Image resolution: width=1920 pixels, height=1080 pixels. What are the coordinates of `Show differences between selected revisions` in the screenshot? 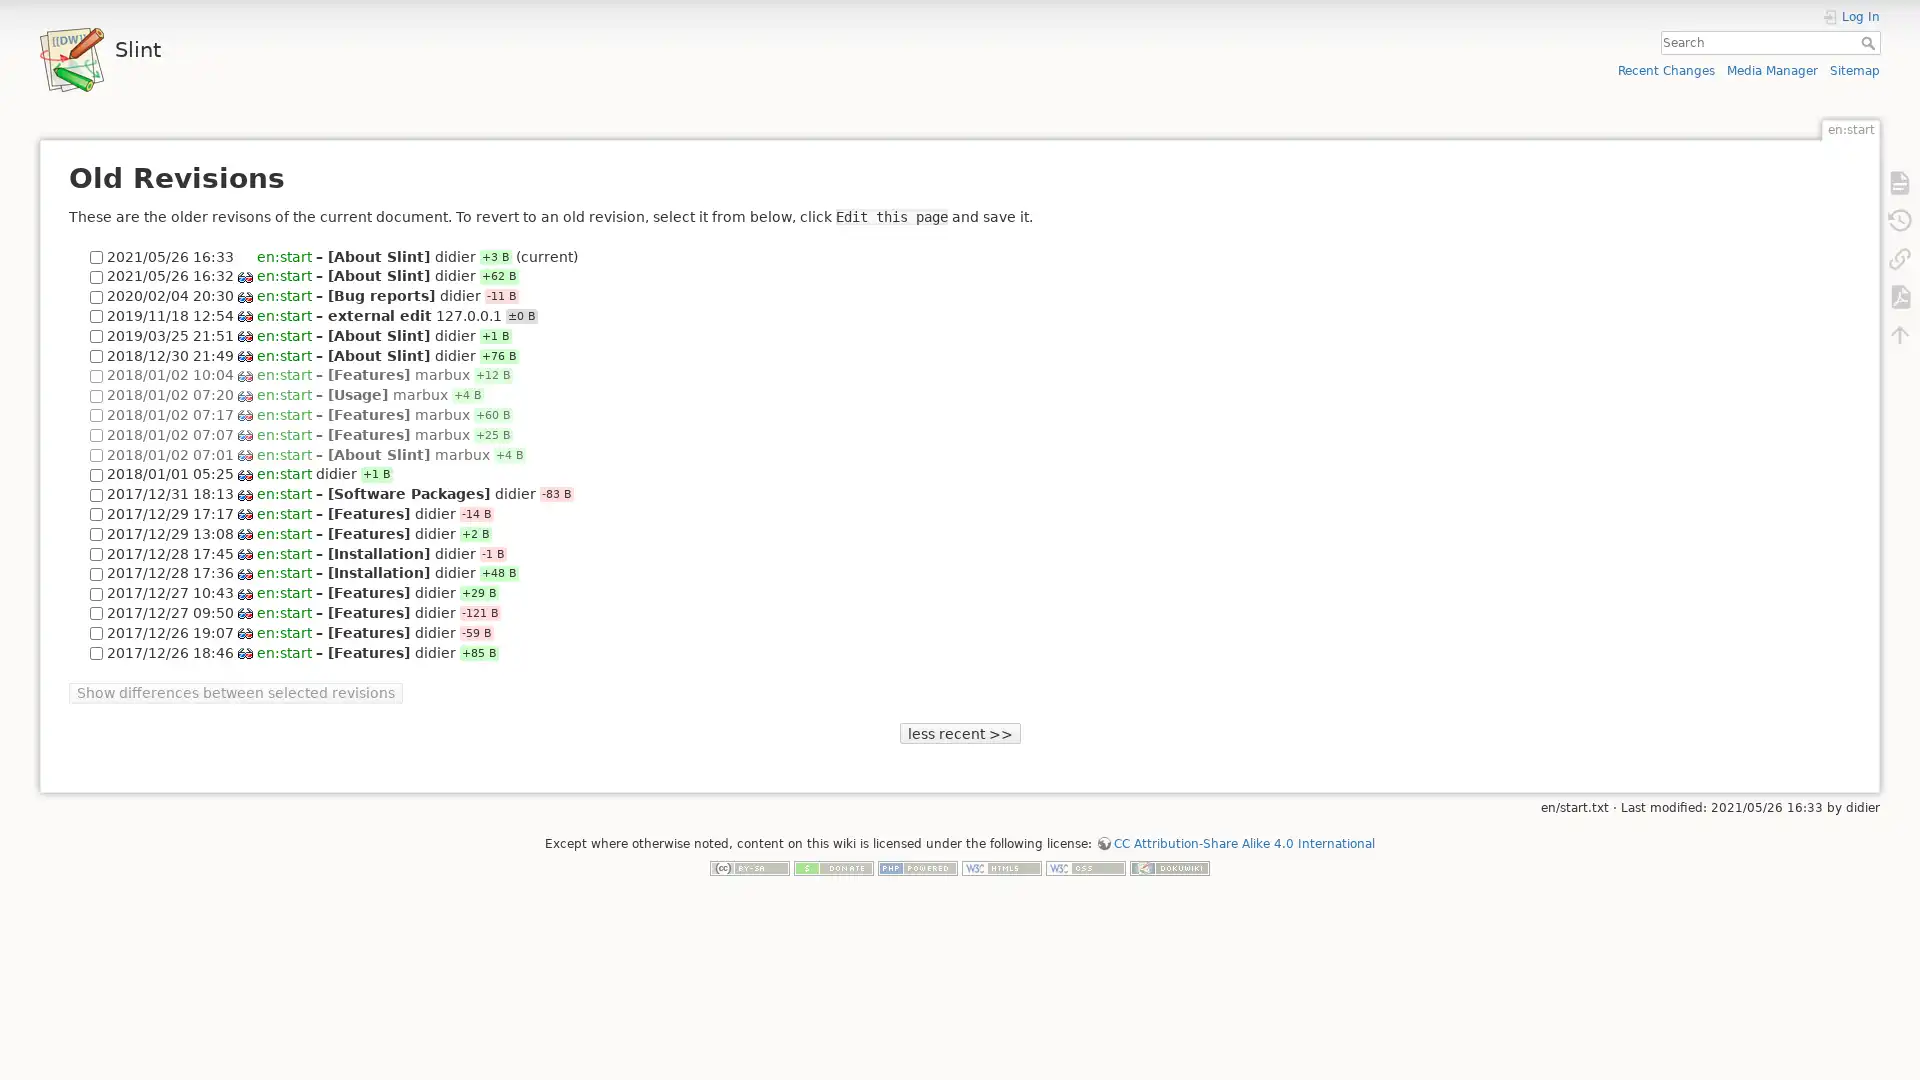 It's located at (235, 691).